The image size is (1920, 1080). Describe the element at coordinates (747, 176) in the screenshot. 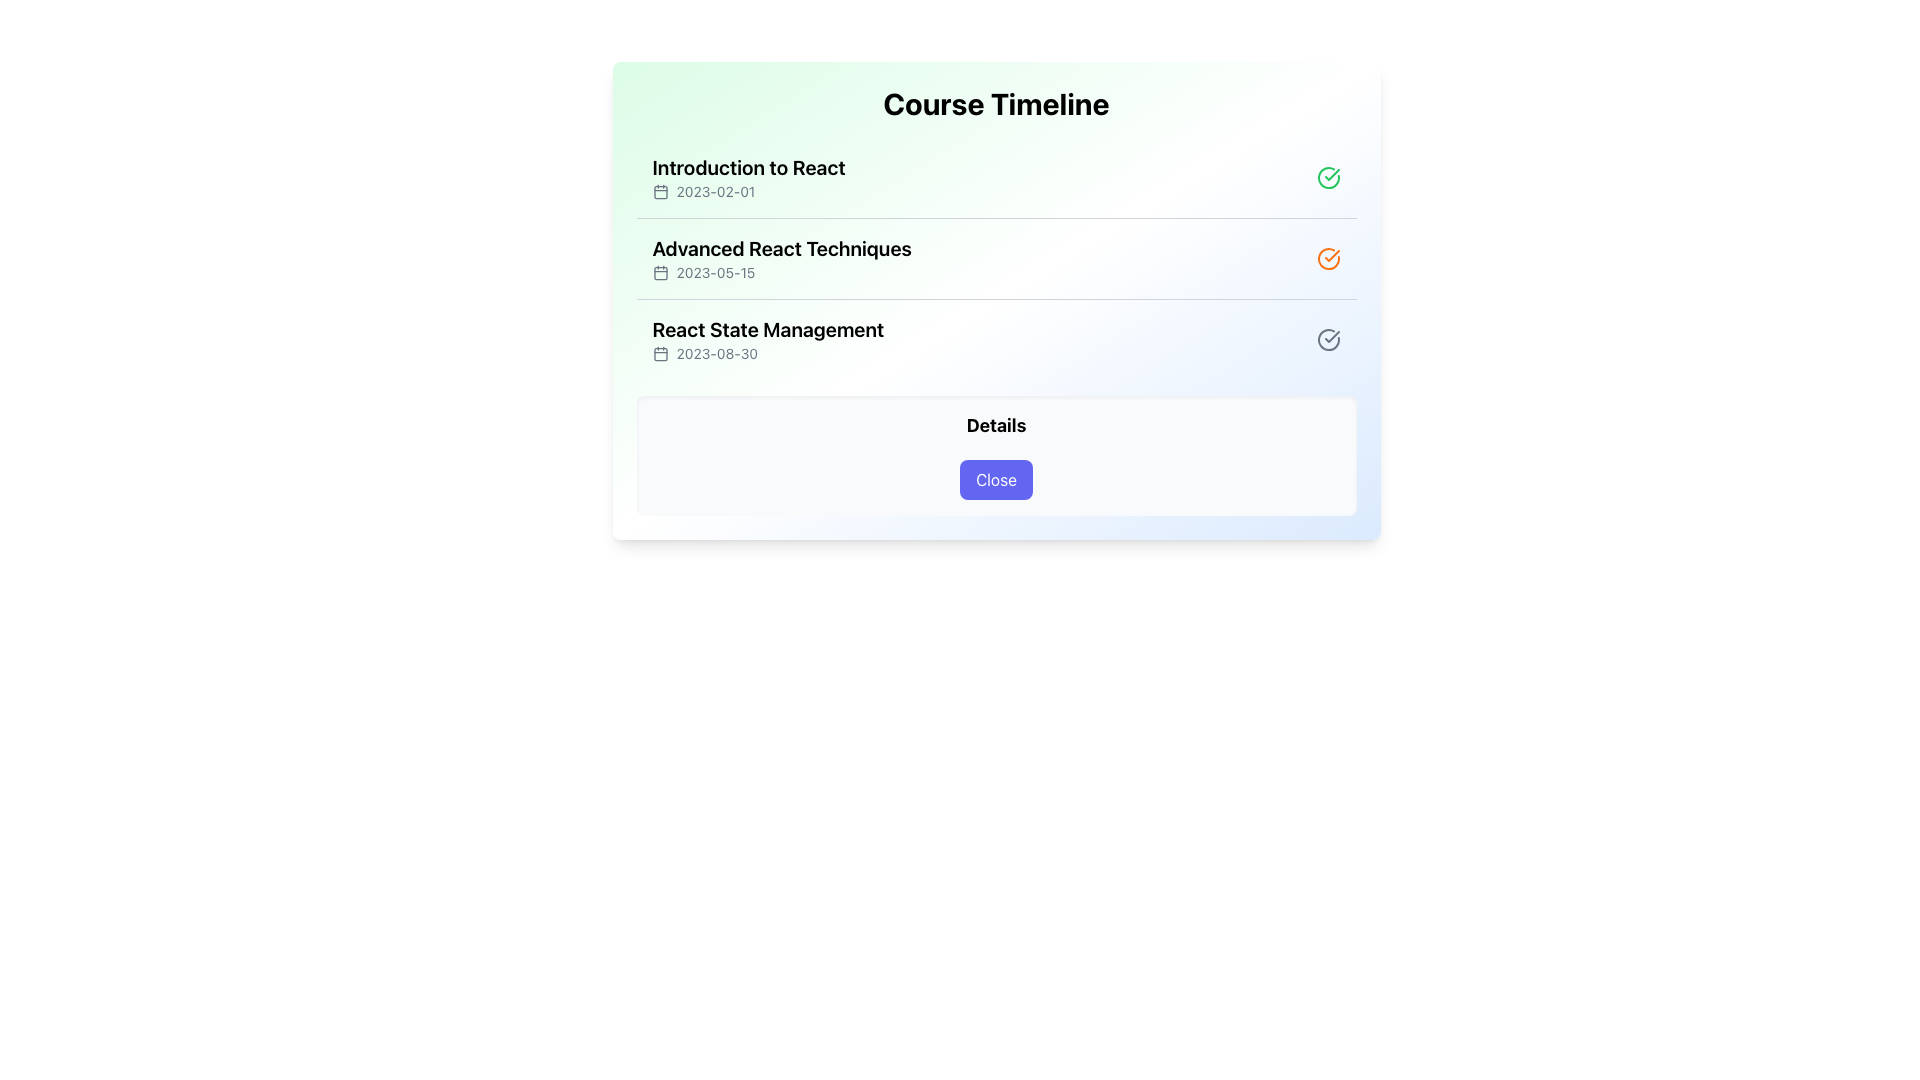

I see `the List Item with the bold headline 'Introduction to React' and subtitle '2023-02-01', which includes a calendar icon on the left, positioned at the top of the course timeline list` at that location.